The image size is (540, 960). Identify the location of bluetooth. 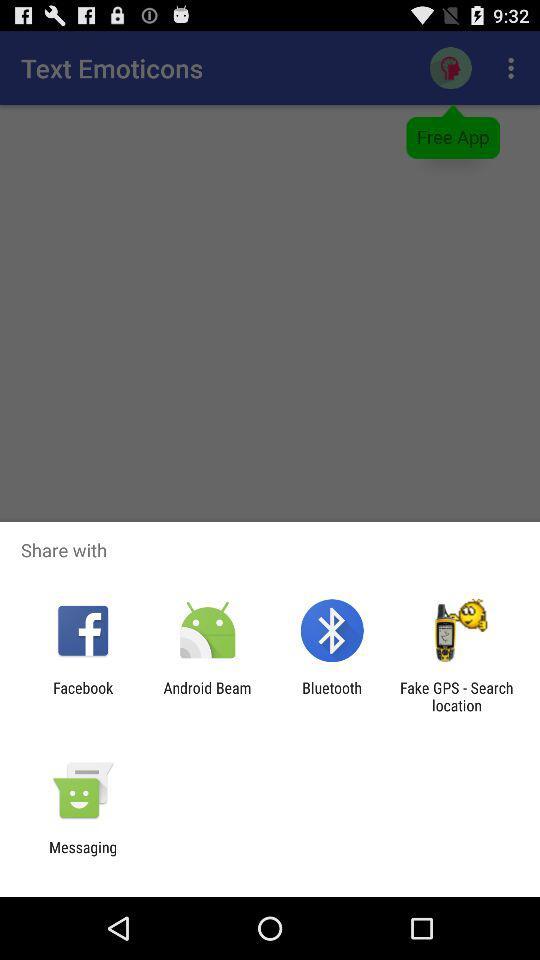
(332, 696).